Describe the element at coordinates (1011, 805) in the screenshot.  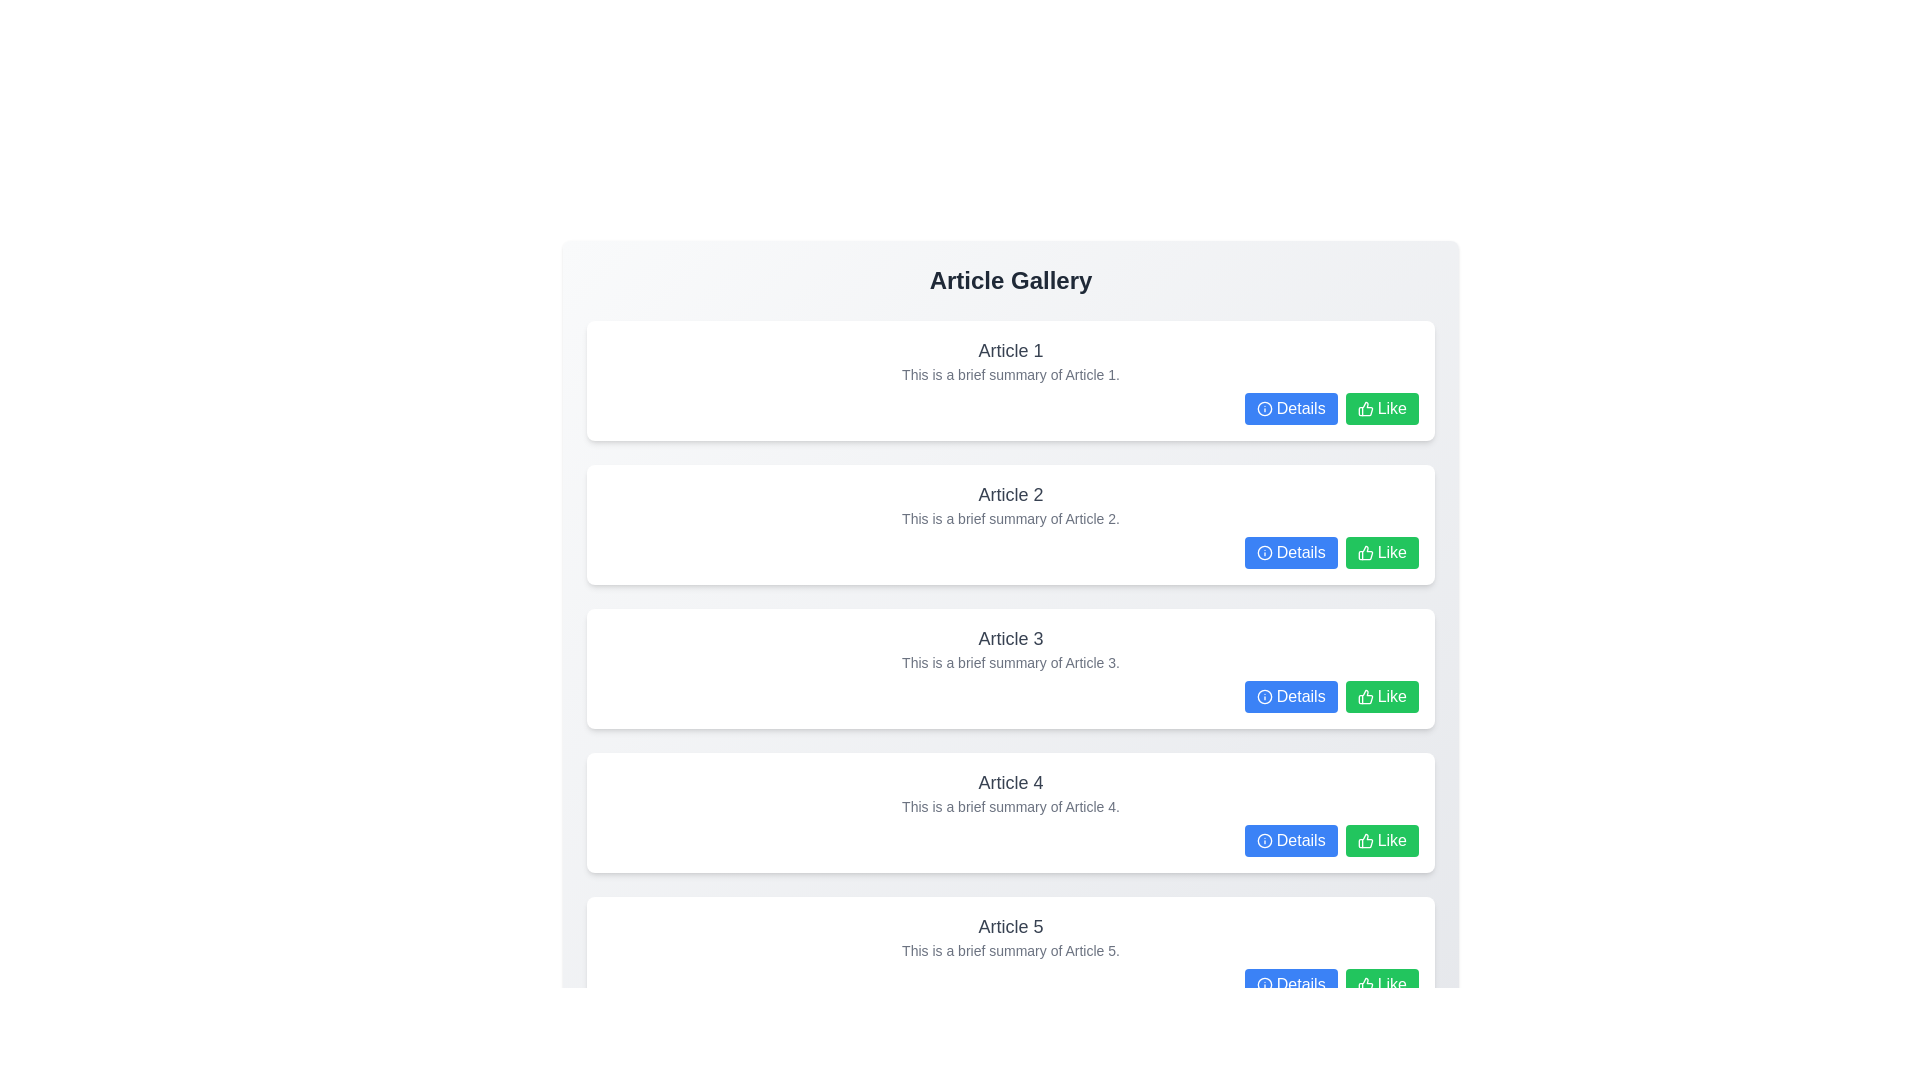
I see `the text block summarizing 'This is a brief summary of Article 4.' which is located below the heading 'Article 4' and styled with a lighter gray font` at that location.